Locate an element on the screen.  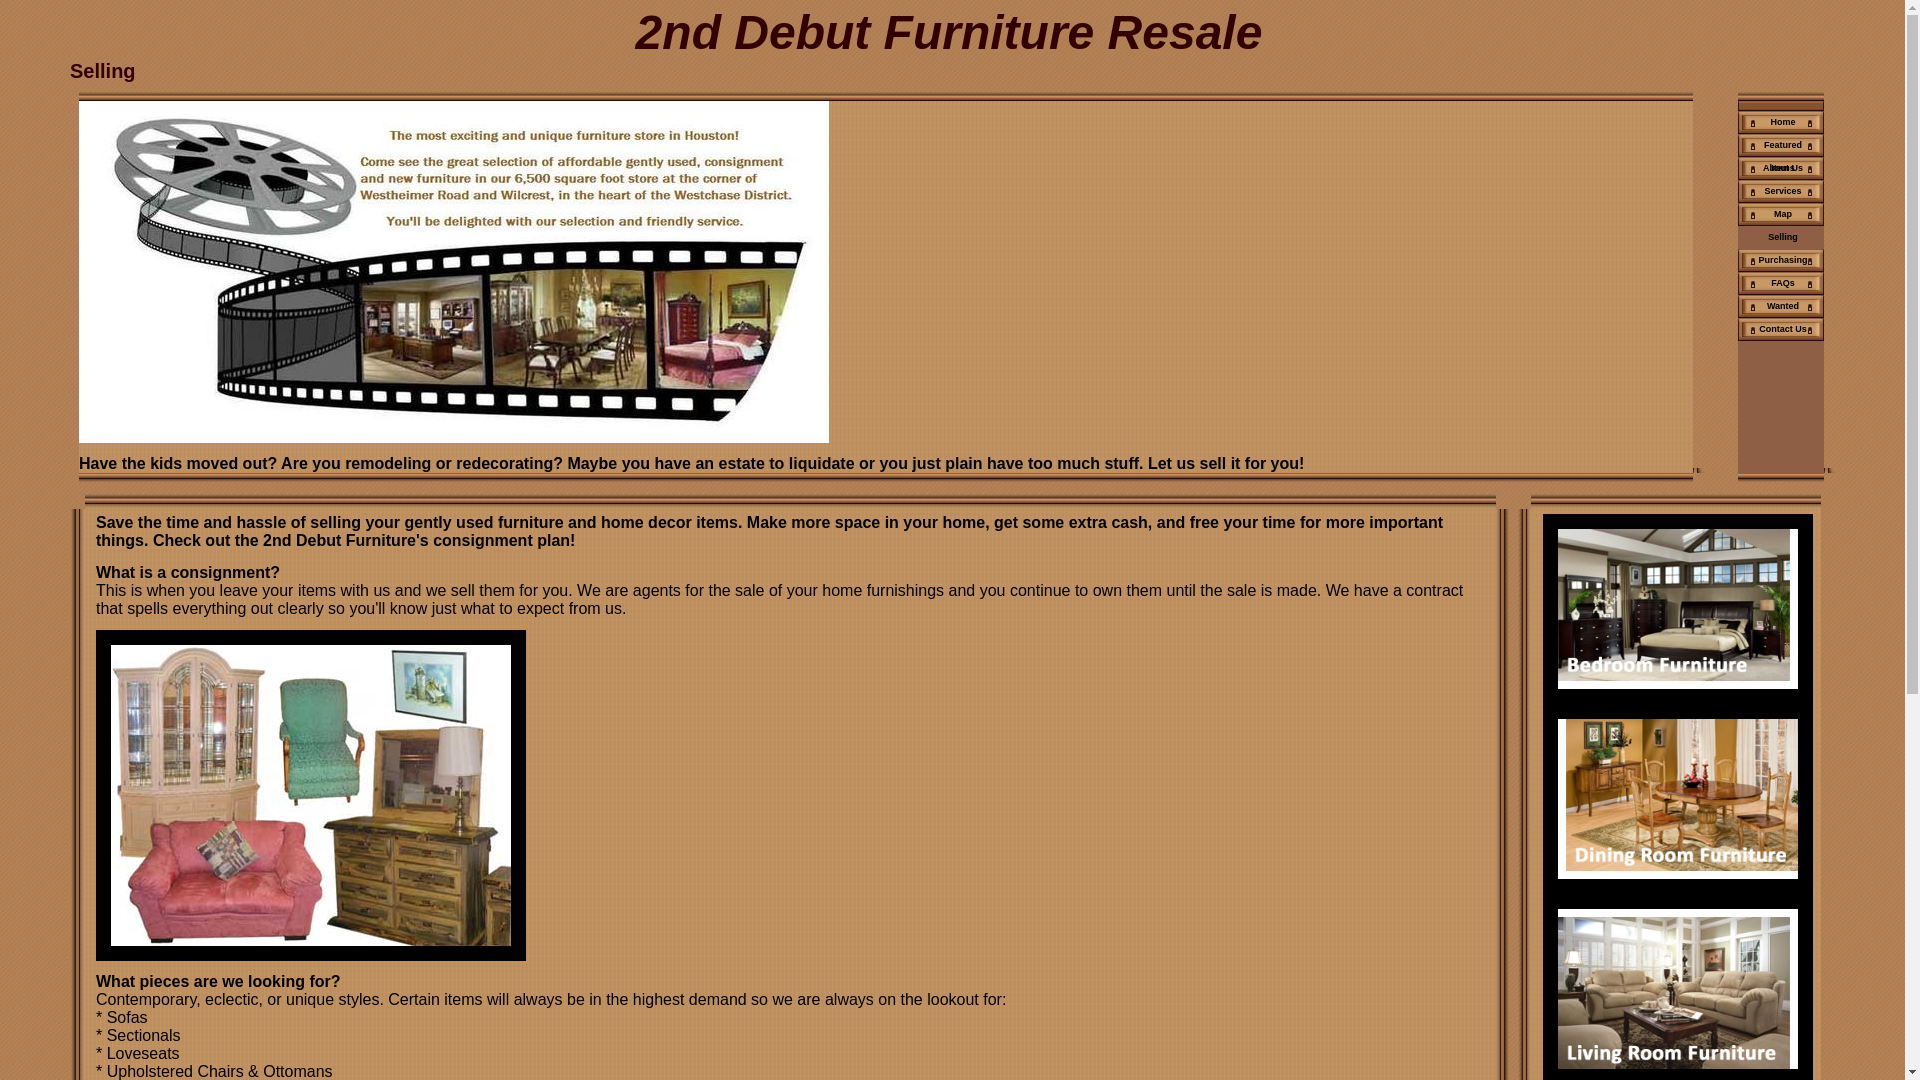
'Wanted' is located at coordinates (1780, 306).